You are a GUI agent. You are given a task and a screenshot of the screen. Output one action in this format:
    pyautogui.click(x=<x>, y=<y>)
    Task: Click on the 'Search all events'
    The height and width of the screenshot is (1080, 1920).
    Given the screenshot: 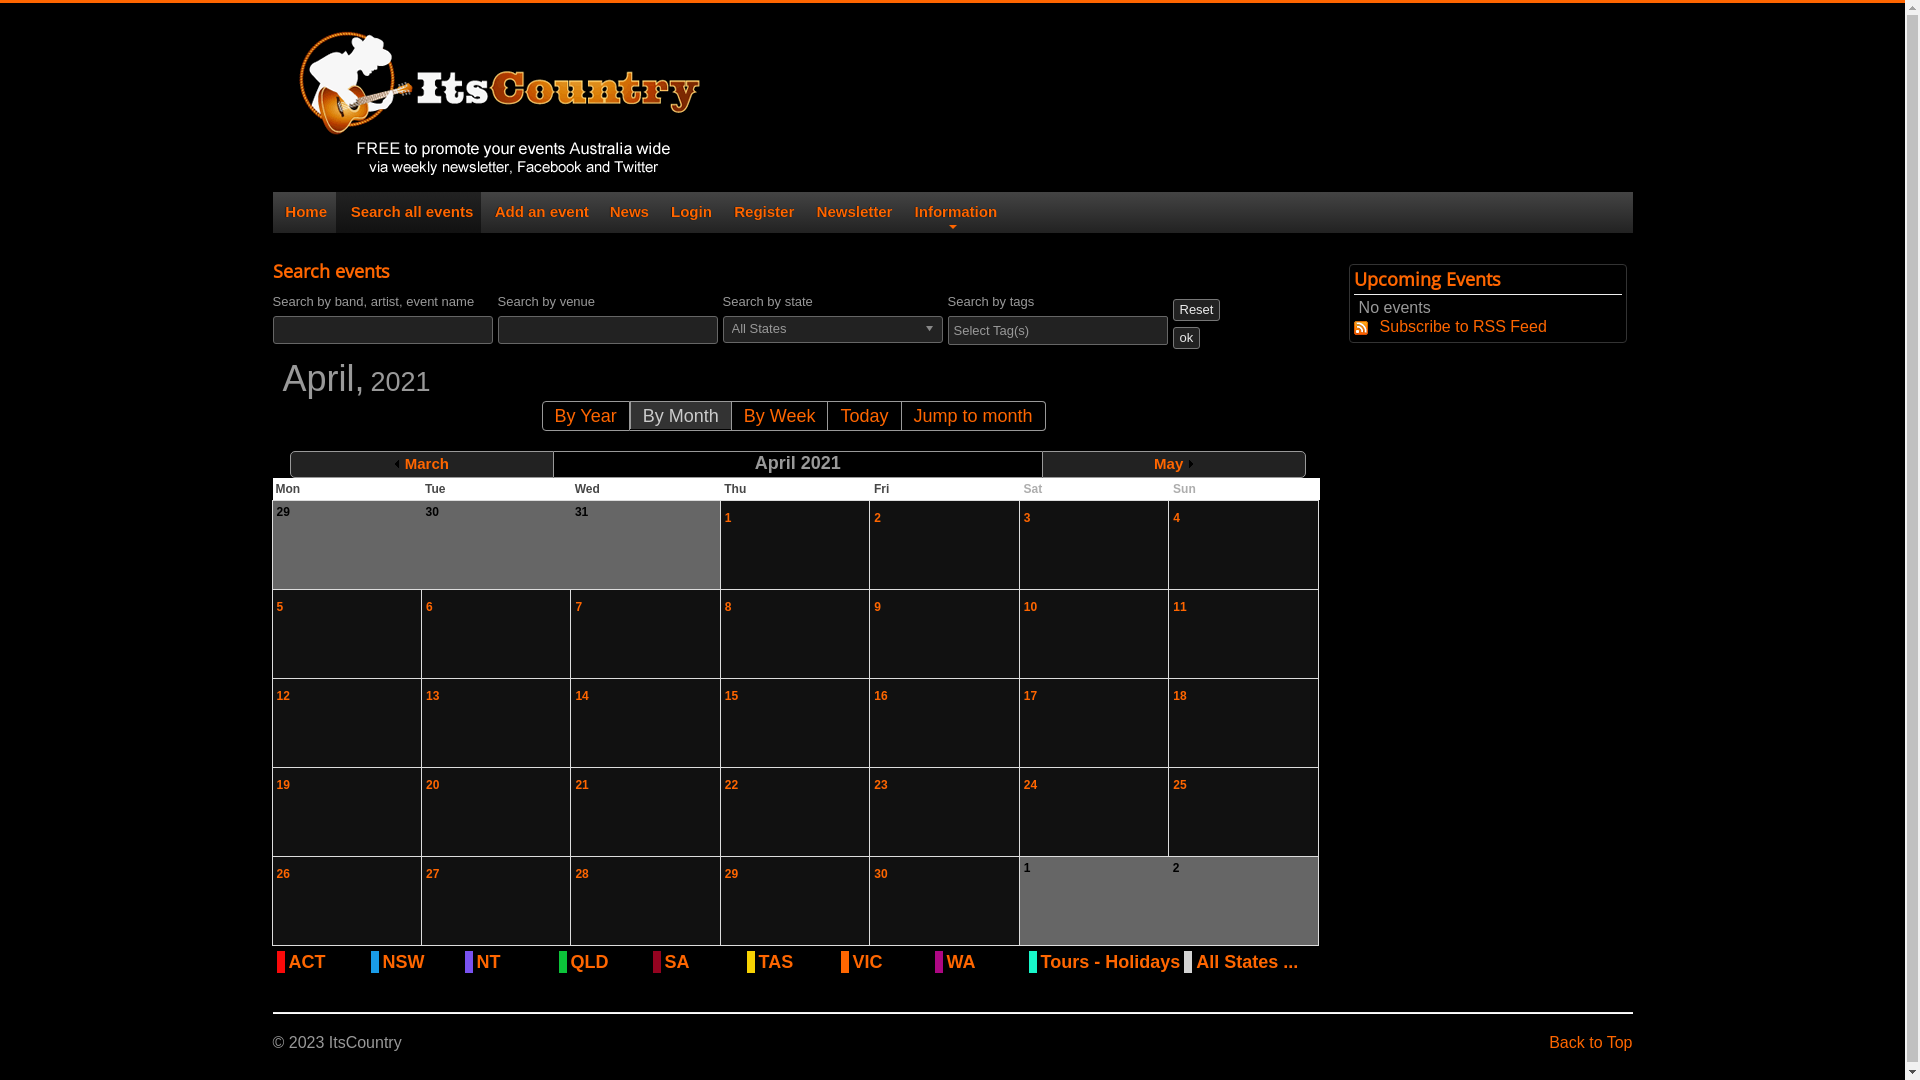 What is the action you would take?
    pyautogui.click(x=407, y=212)
    